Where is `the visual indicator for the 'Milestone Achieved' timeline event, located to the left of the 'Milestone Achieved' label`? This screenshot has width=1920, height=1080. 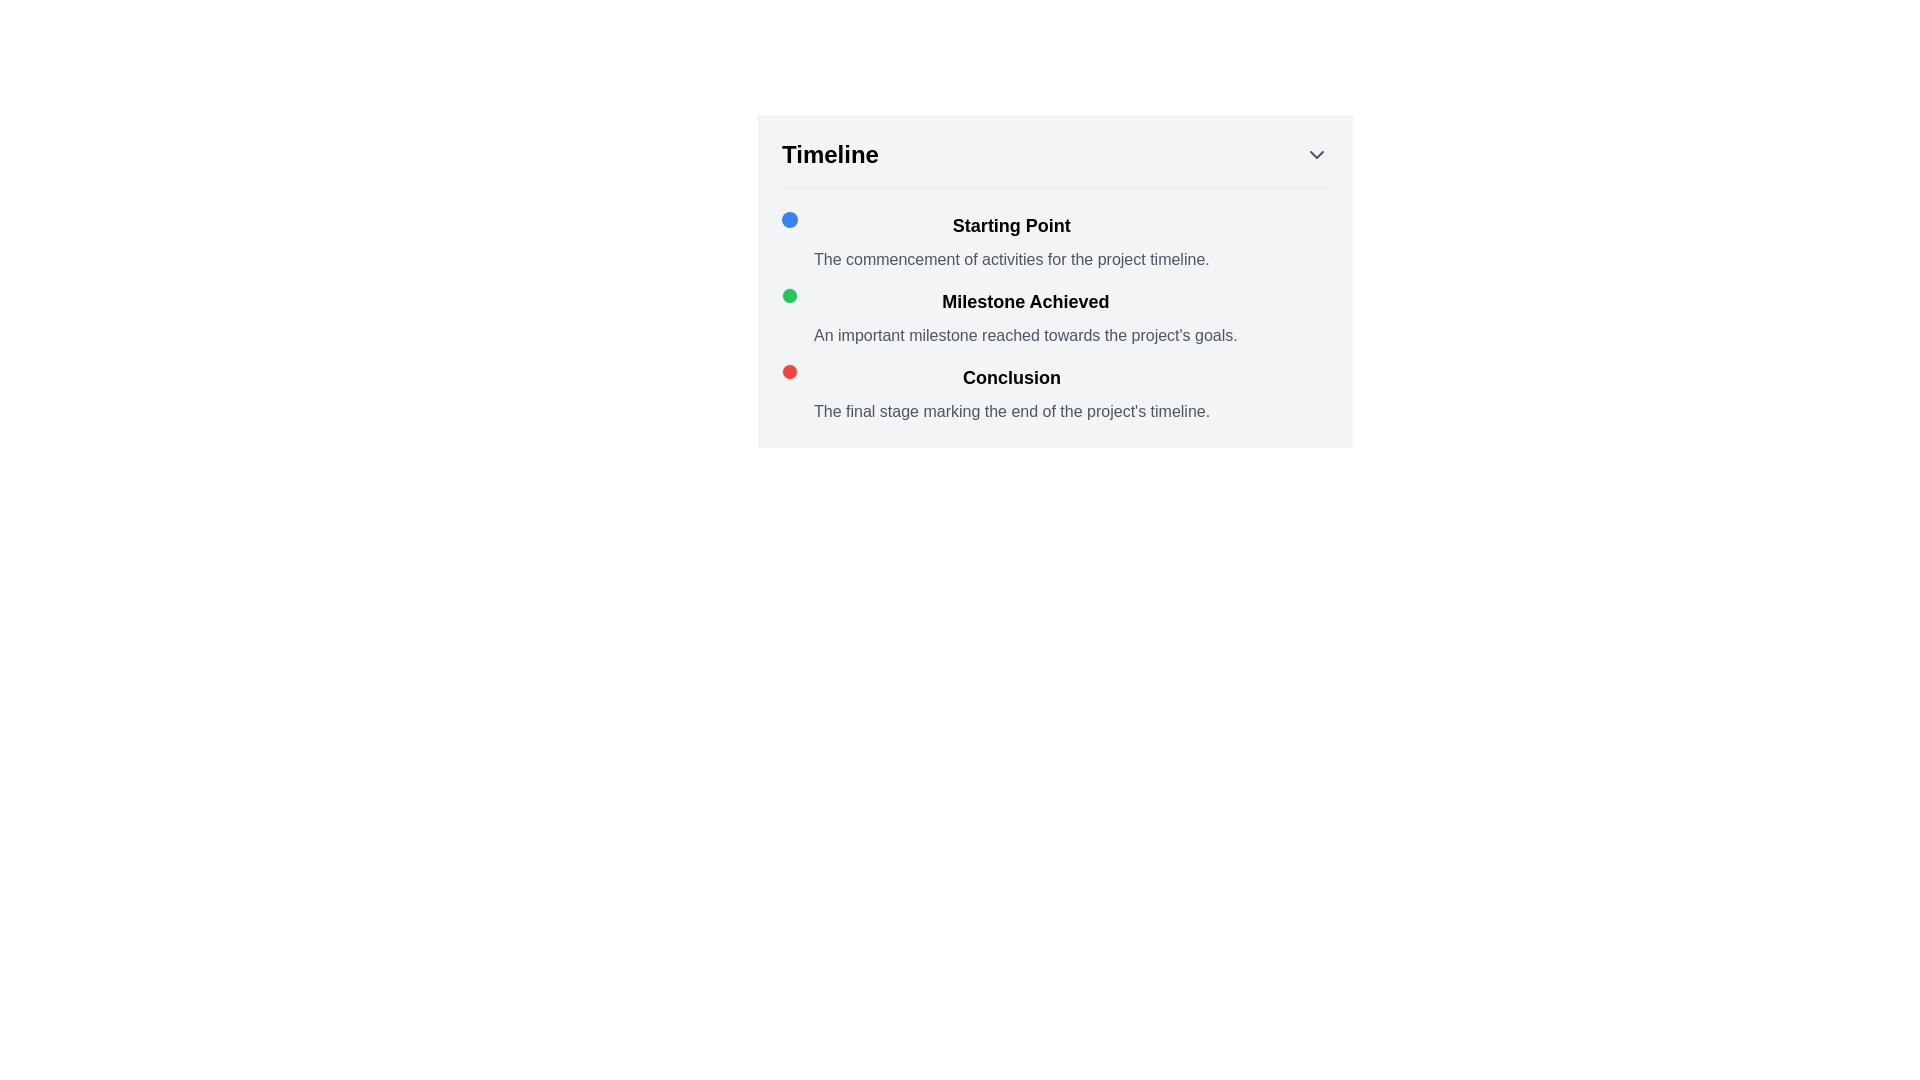 the visual indicator for the 'Milestone Achieved' timeline event, located to the left of the 'Milestone Achieved' label is located at coordinates (789, 296).